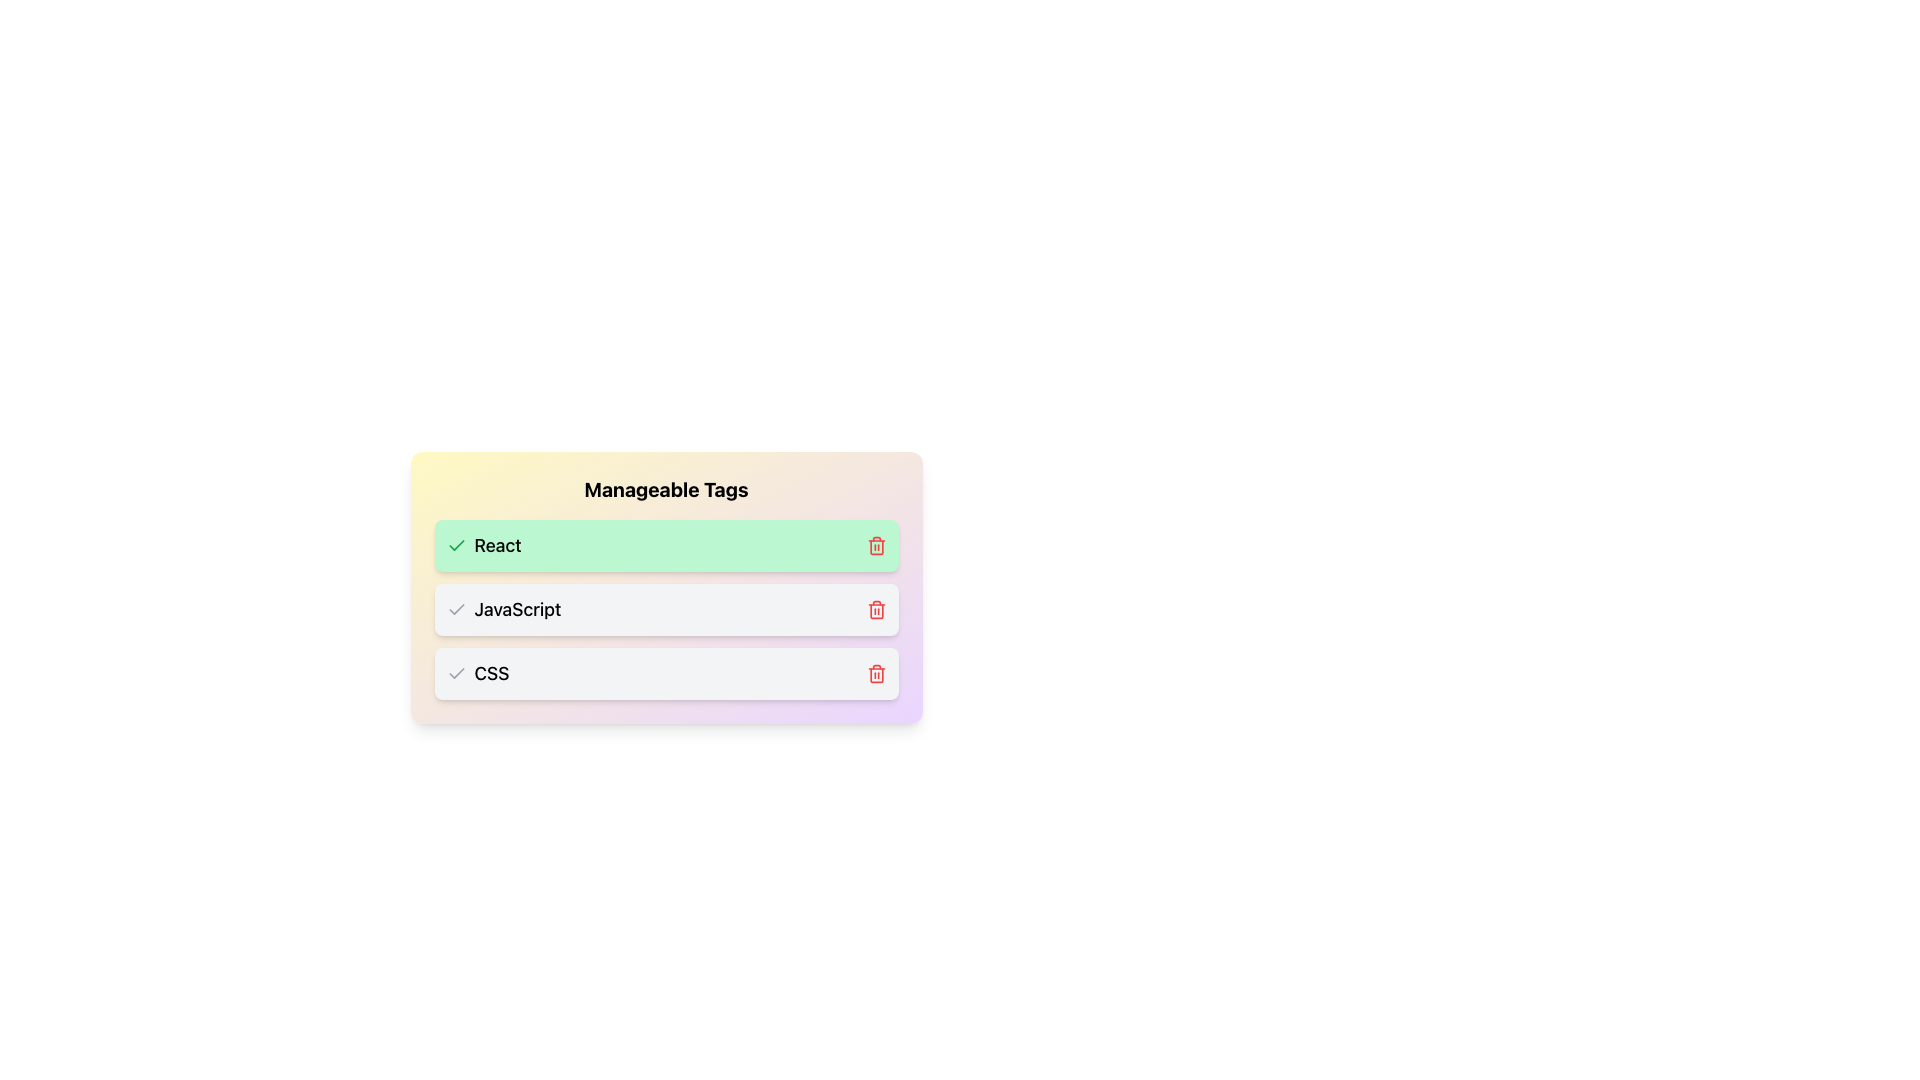 This screenshot has height=1080, width=1920. What do you see at coordinates (876, 608) in the screenshot?
I see `the trash bin icon, which is styled in red and represents a deletion button, located adjacent to the 'JavaScript' text` at bounding box center [876, 608].